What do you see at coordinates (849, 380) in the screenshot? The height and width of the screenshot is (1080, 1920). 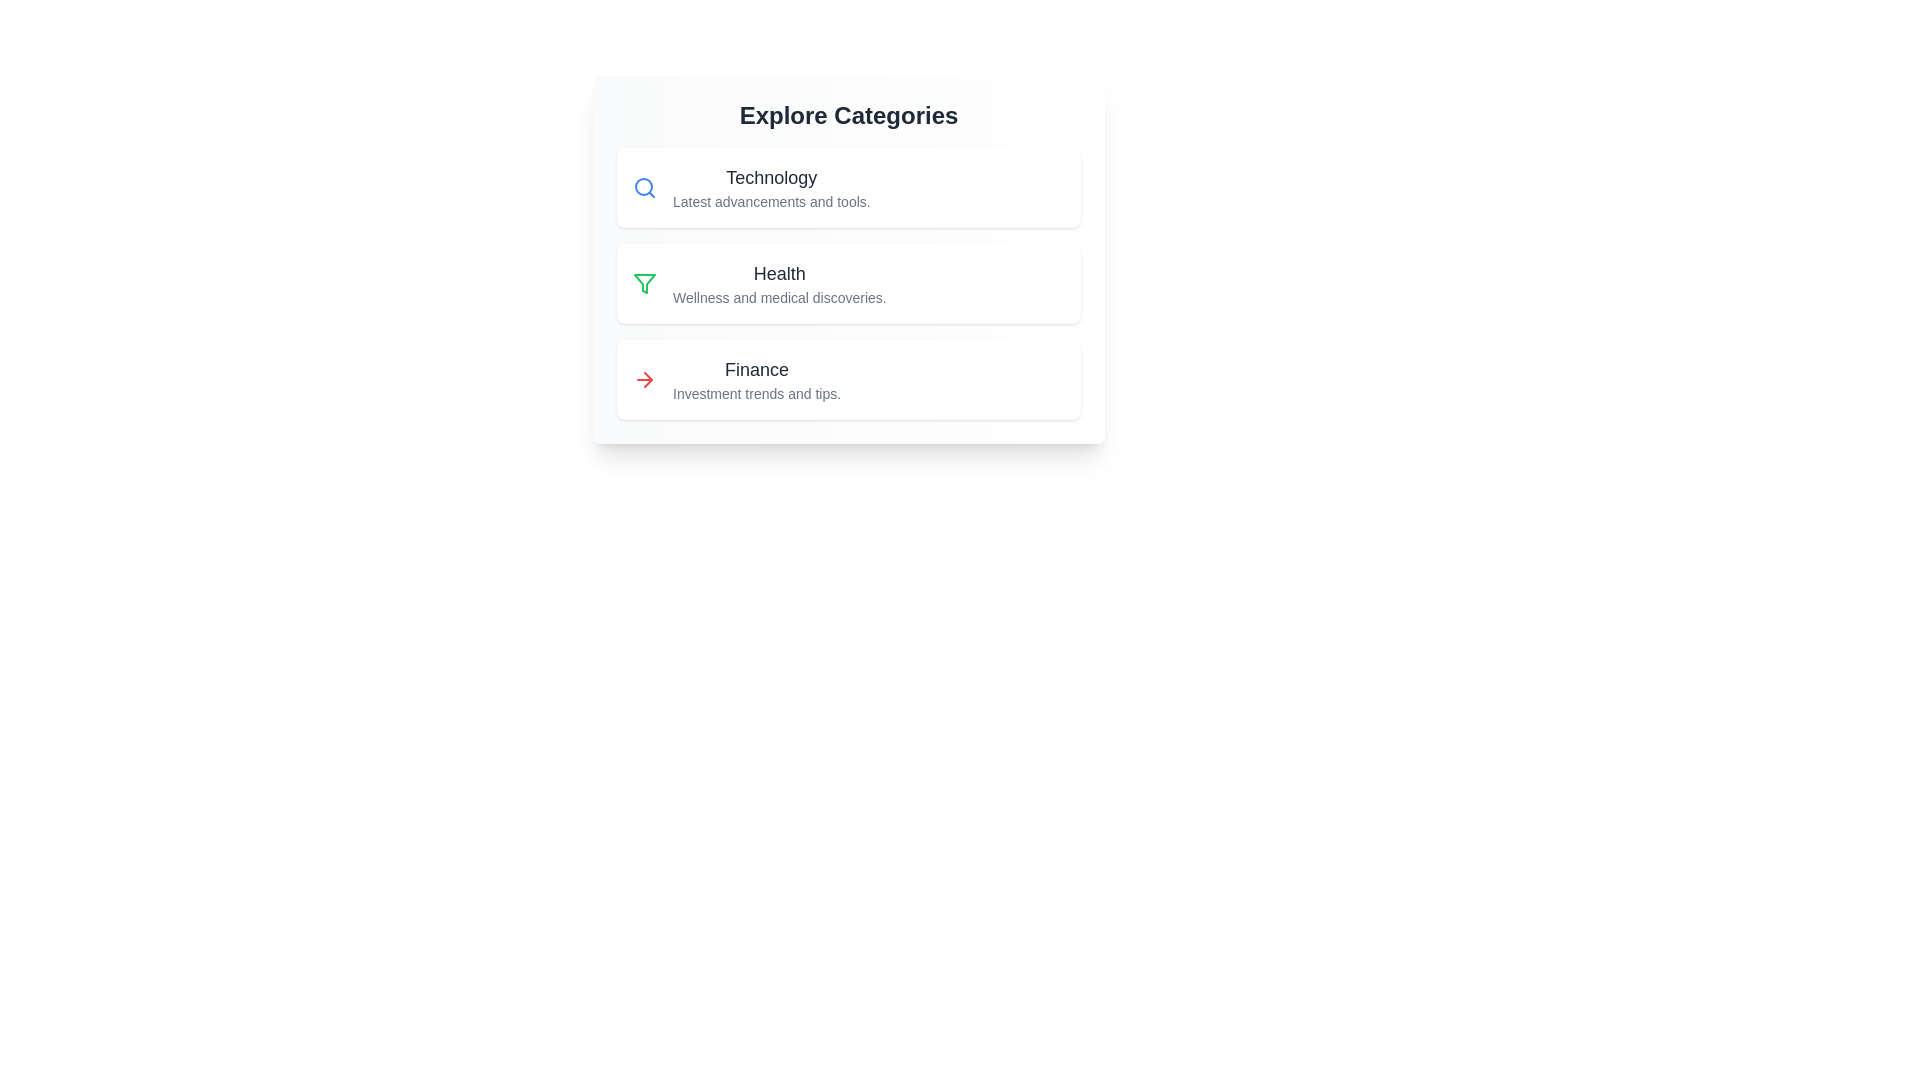 I see `the category Finance to observe its hover effects` at bounding box center [849, 380].